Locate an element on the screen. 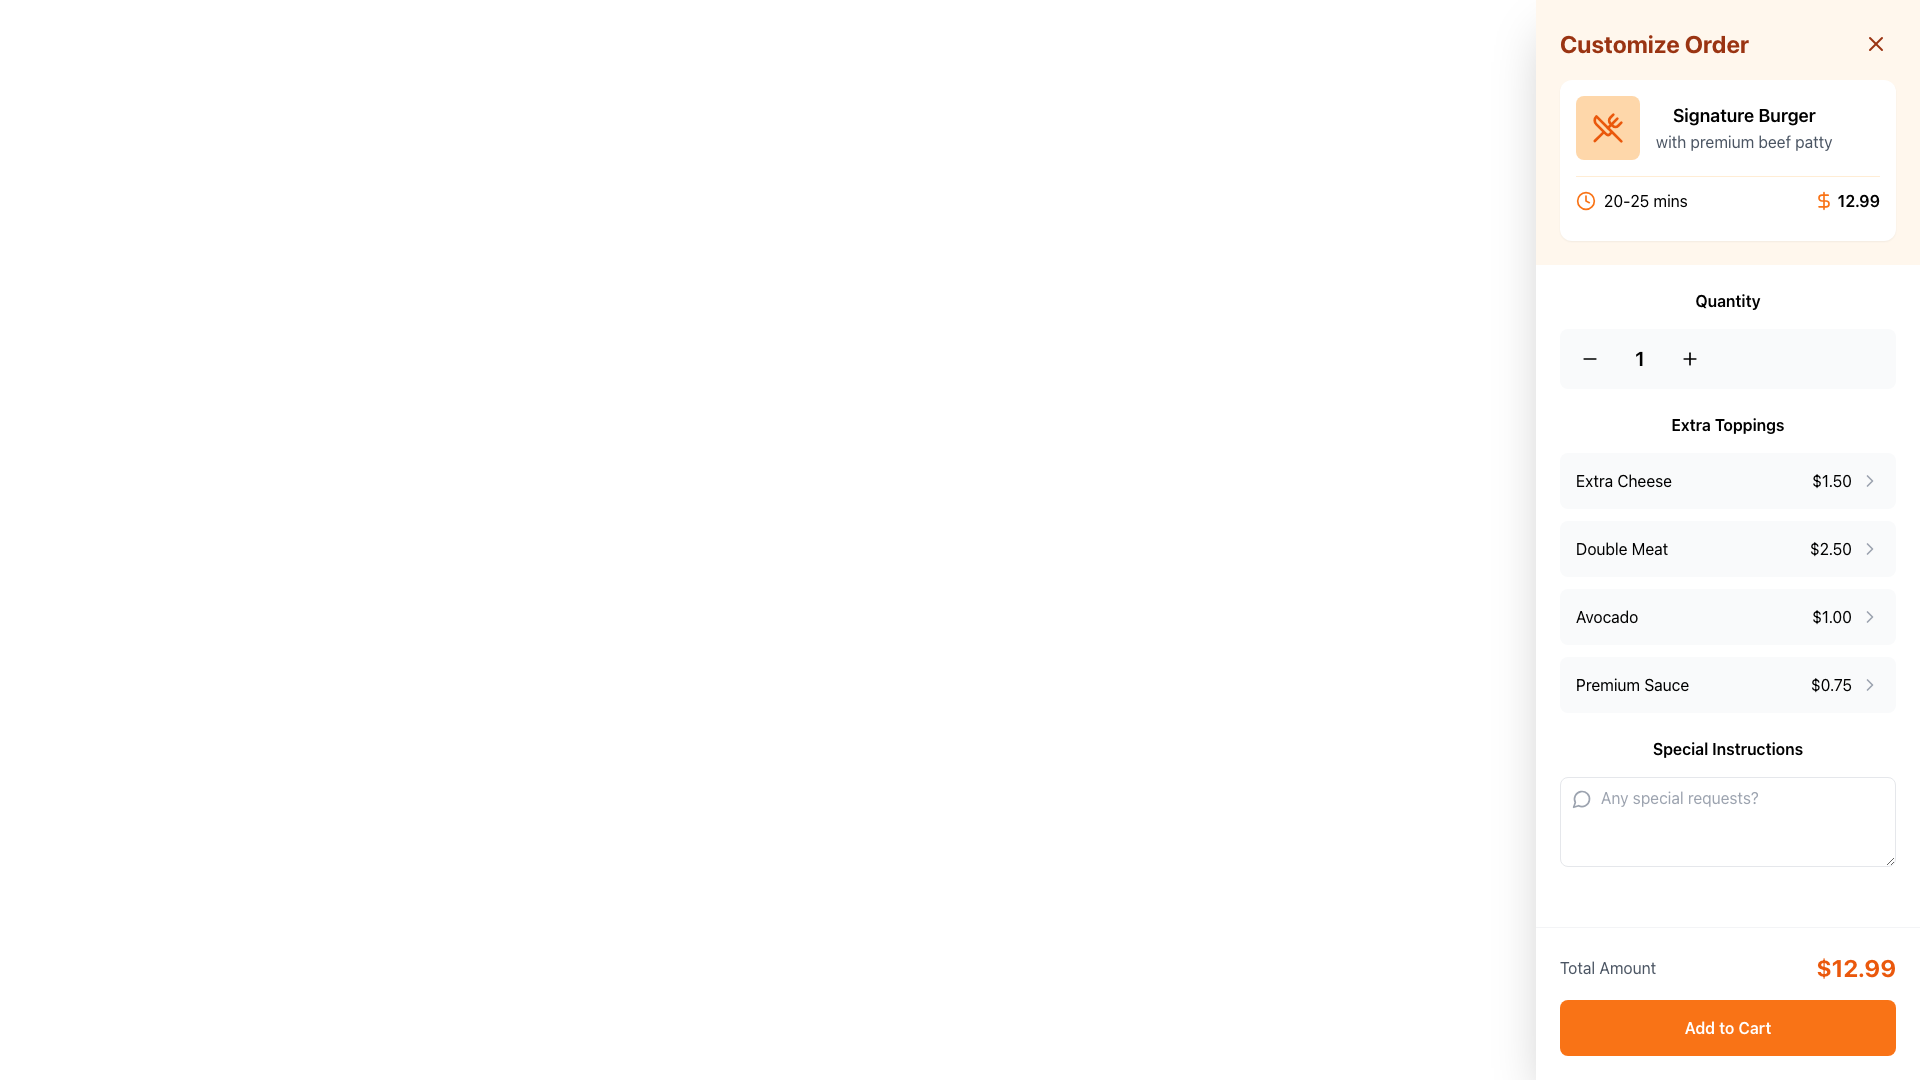 Image resolution: width=1920 pixels, height=1080 pixels. the dollar sign icon within the SVG graphic, which is a bold orange representation located adjacent to the price display in the 'Customize Order' sidebar is located at coordinates (1823, 200).